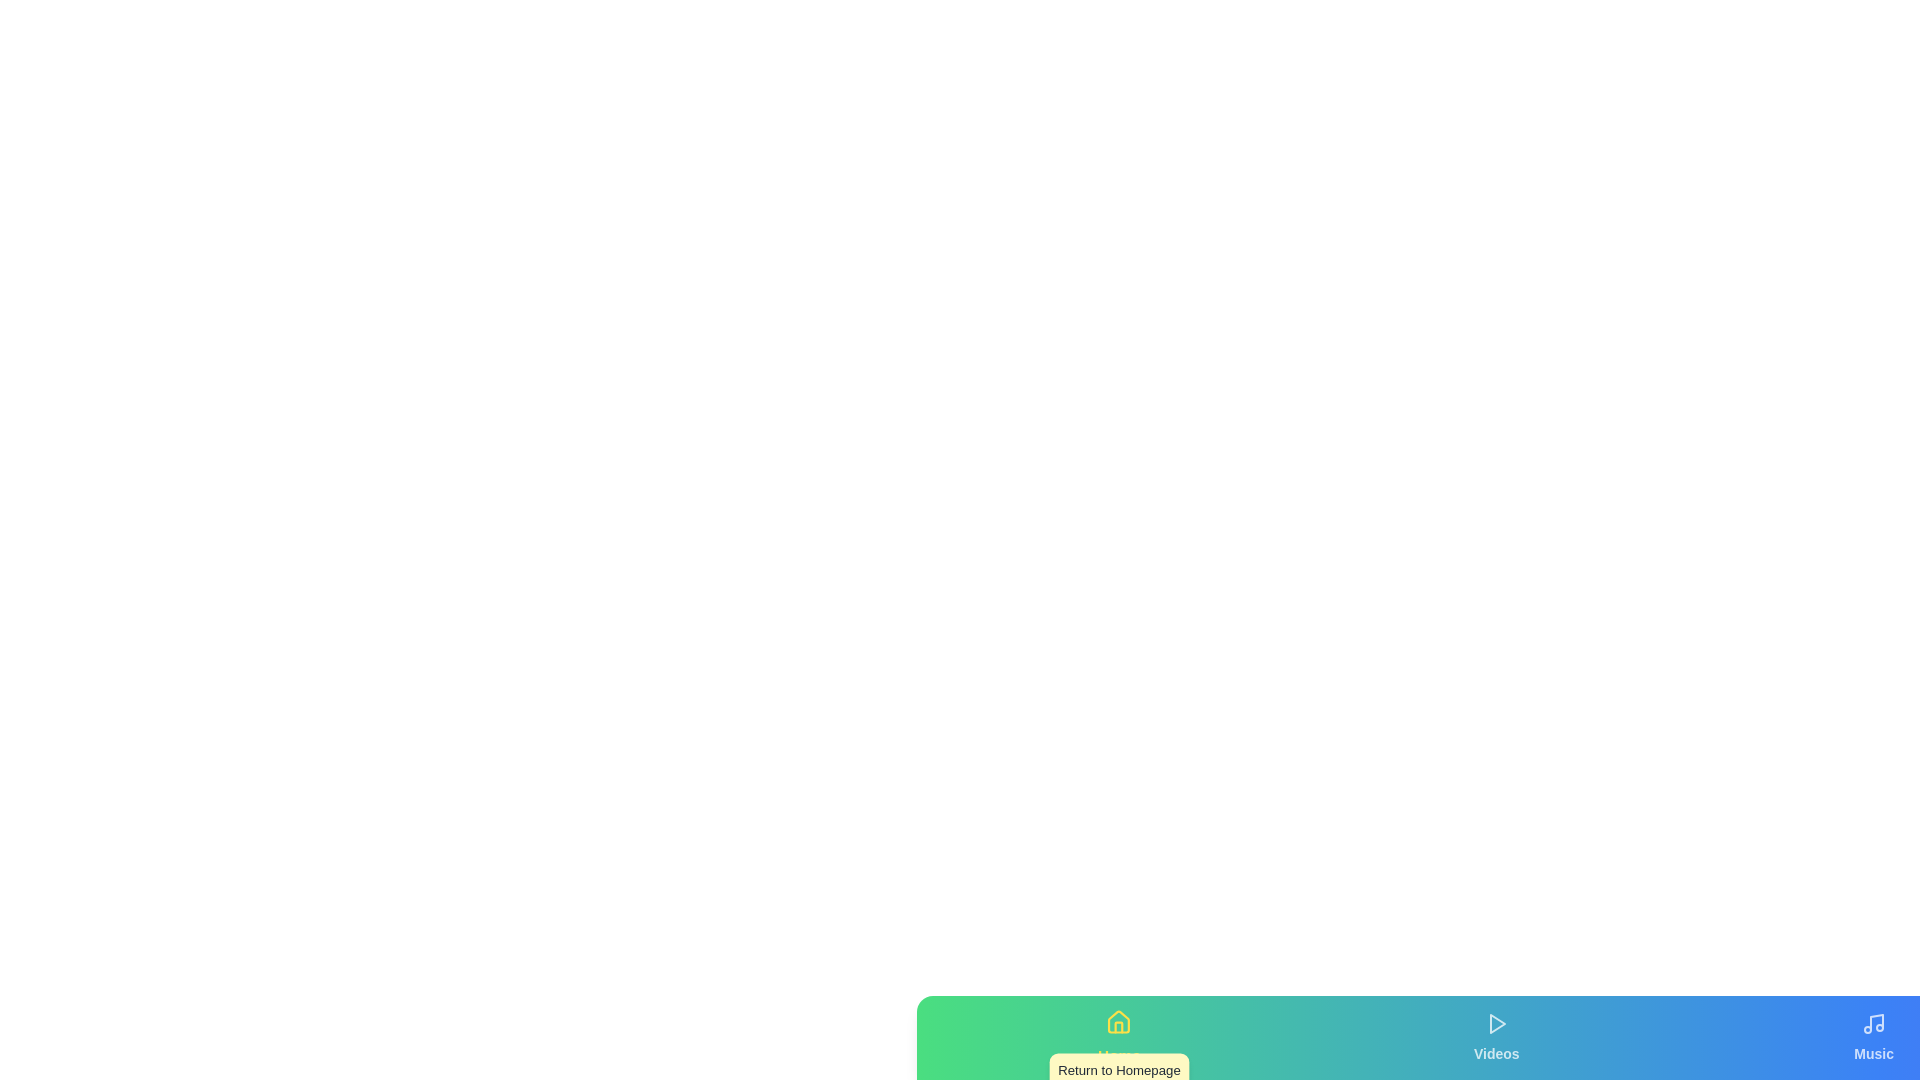 The width and height of the screenshot is (1920, 1080). What do you see at coordinates (1496, 1036) in the screenshot?
I see `the tab labeled Videos to view its details` at bounding box center [1496, 1036].